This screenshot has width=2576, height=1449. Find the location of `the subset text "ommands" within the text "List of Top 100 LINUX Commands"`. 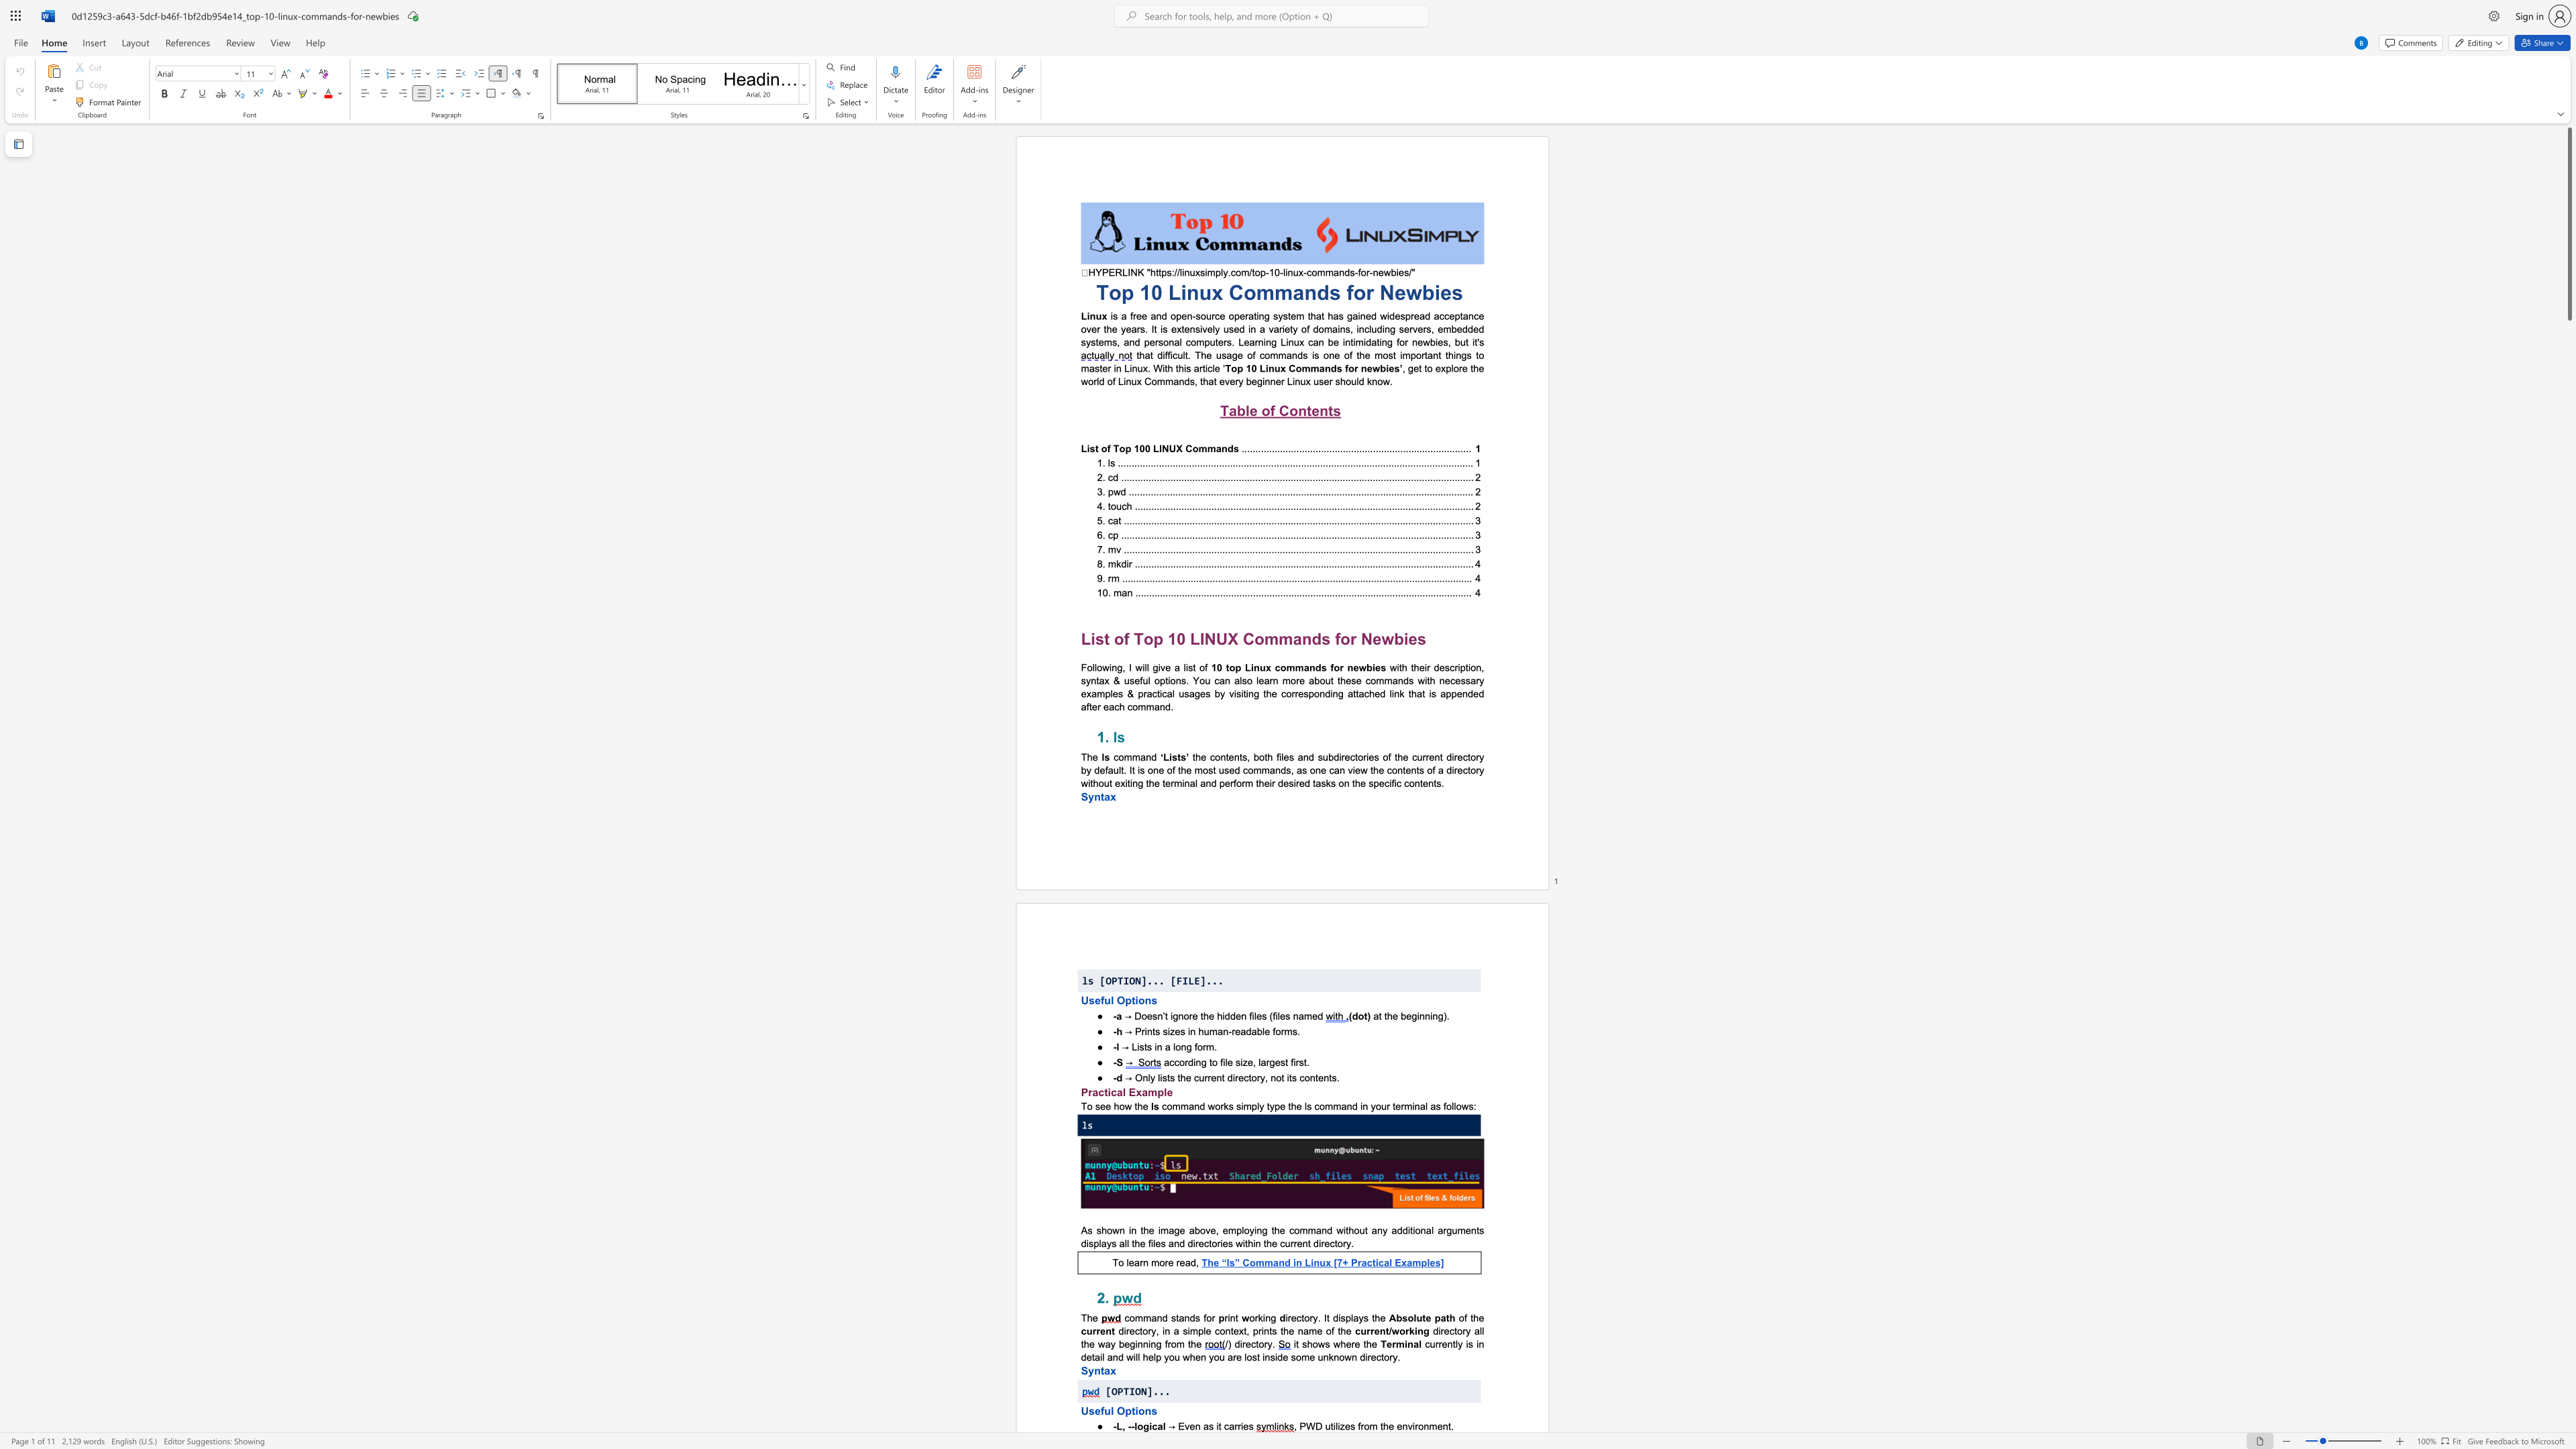

the subset text "ommands" within the text "List of Top 100 LINUX Commands" is located at coordinates (1192, 448).